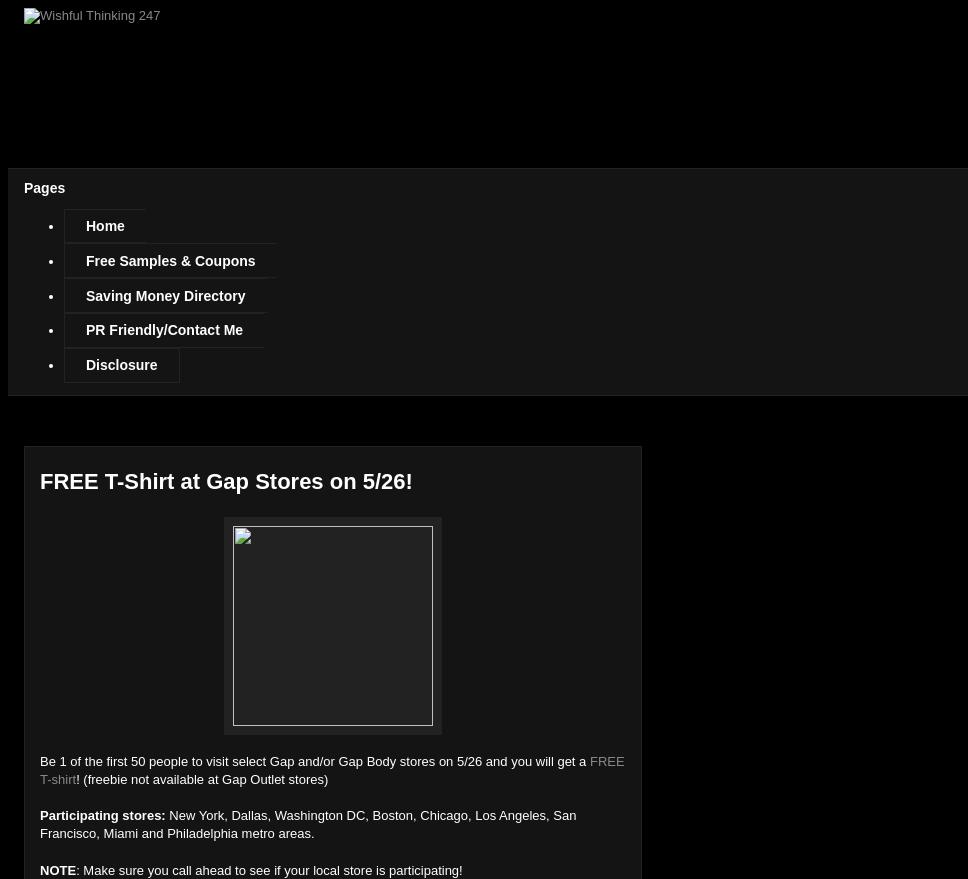 The image size is (968, 879). Describe the element at coordinates (39, 769) in the screenshot. I see `'FREE T-shirt'` at that location.